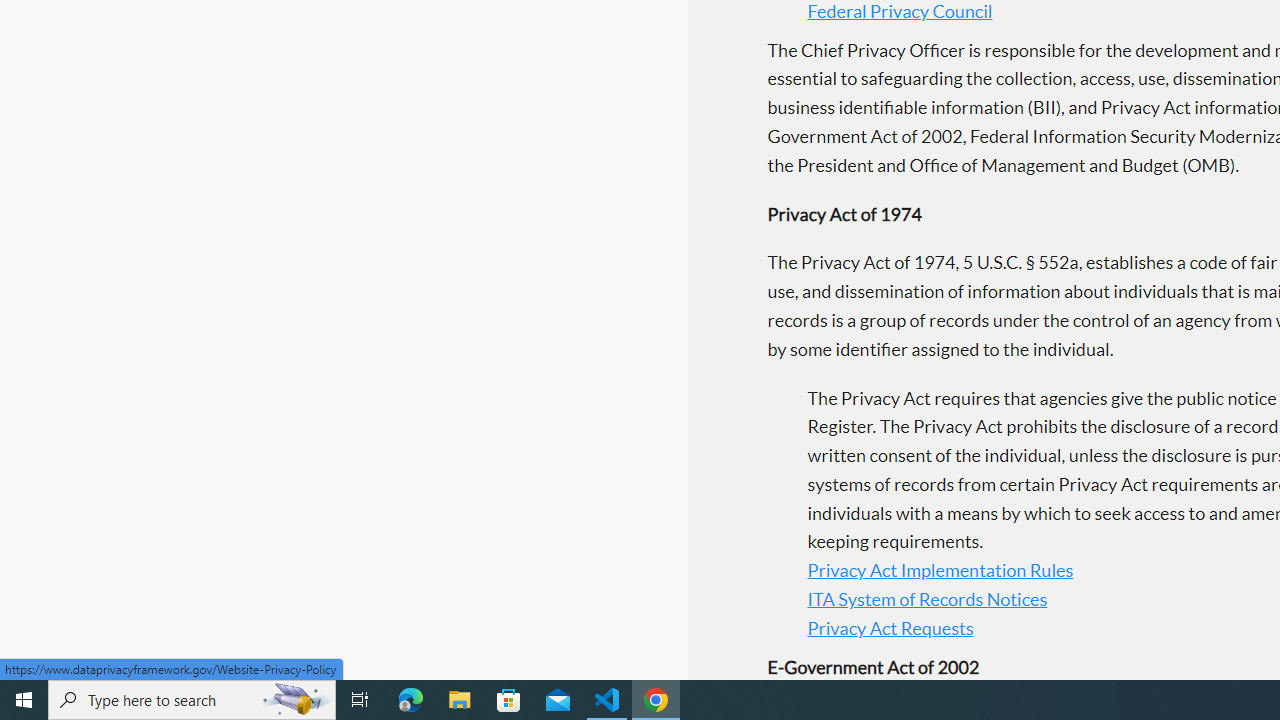 The image size is (1280, 720). Describe the element at coordinates (939, 570) in the screenshot. I see `'Privacy Act Implementation Rules'` at that location.